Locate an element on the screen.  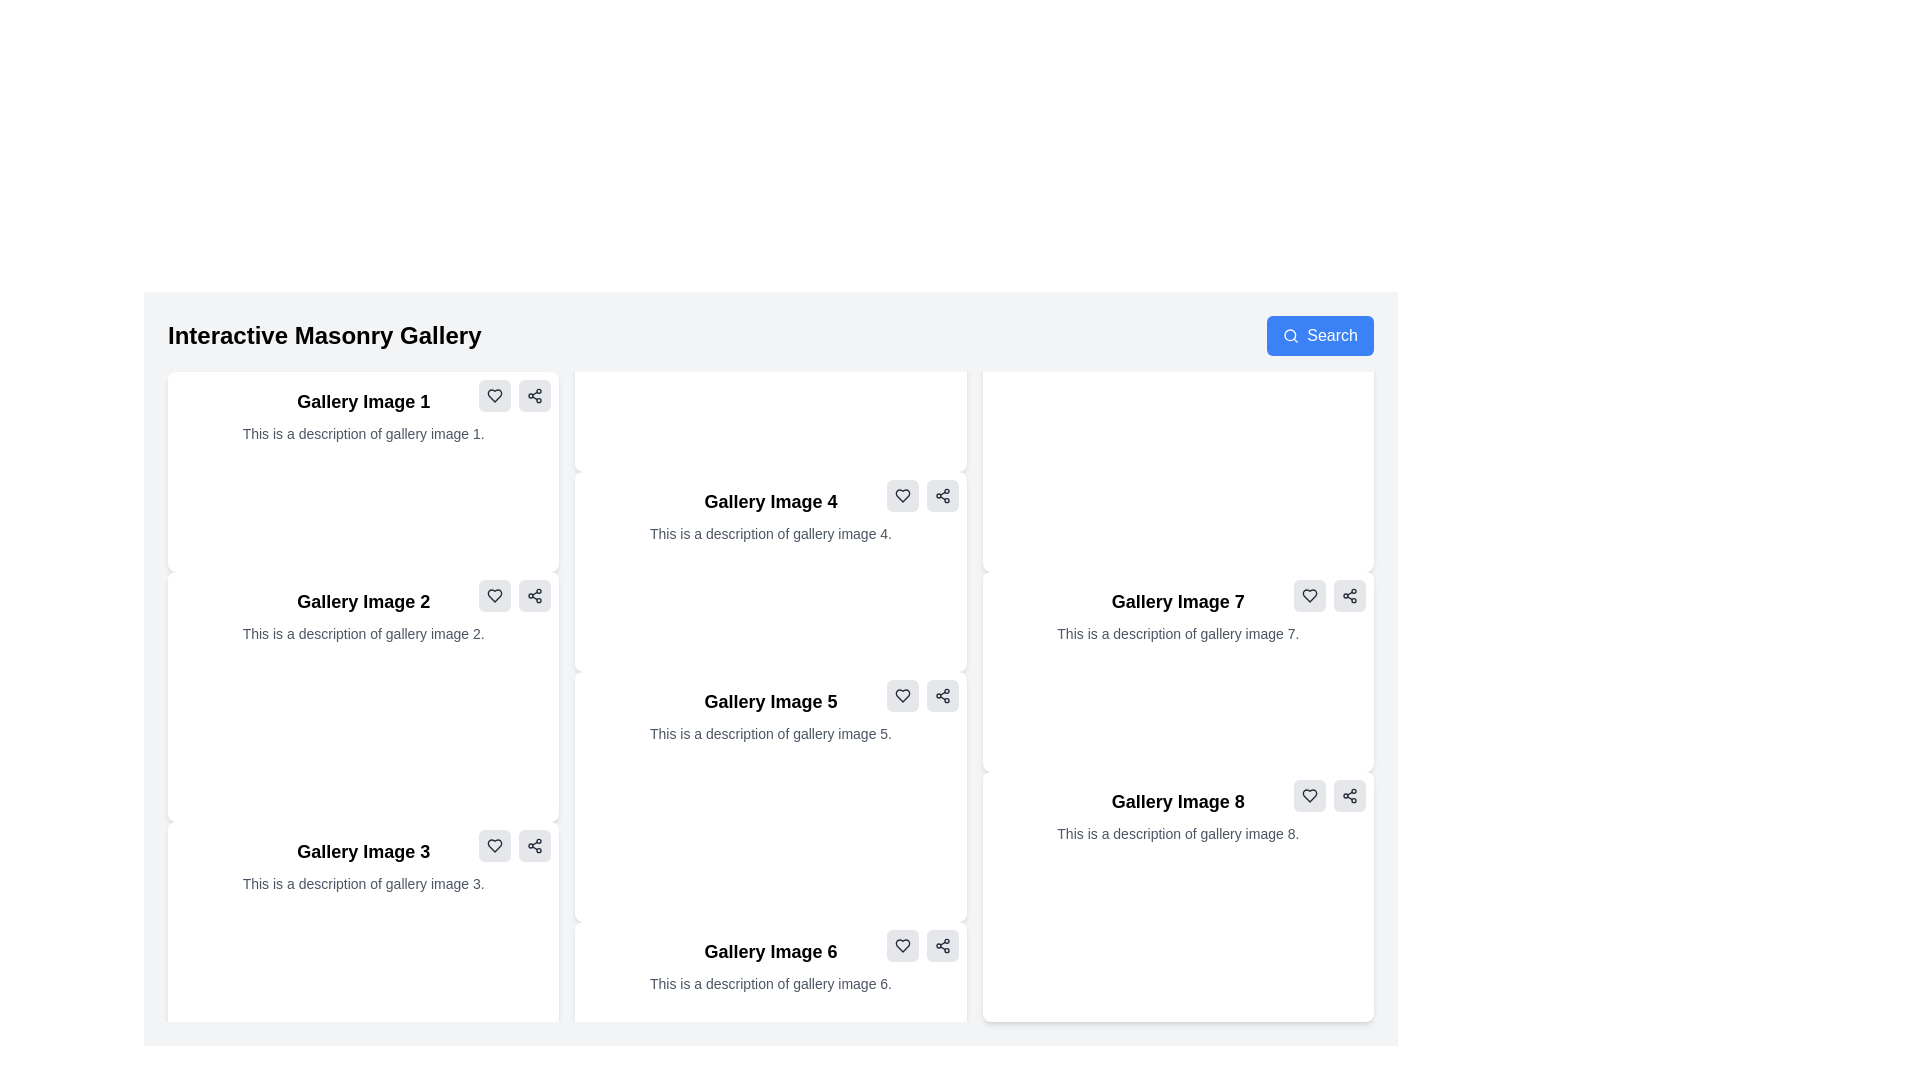
the text element that provides a brief description or additional context about gallery image 3, located directly beneath its title text in the bottom-left corner of the interface is located at coordinates (363, 882).